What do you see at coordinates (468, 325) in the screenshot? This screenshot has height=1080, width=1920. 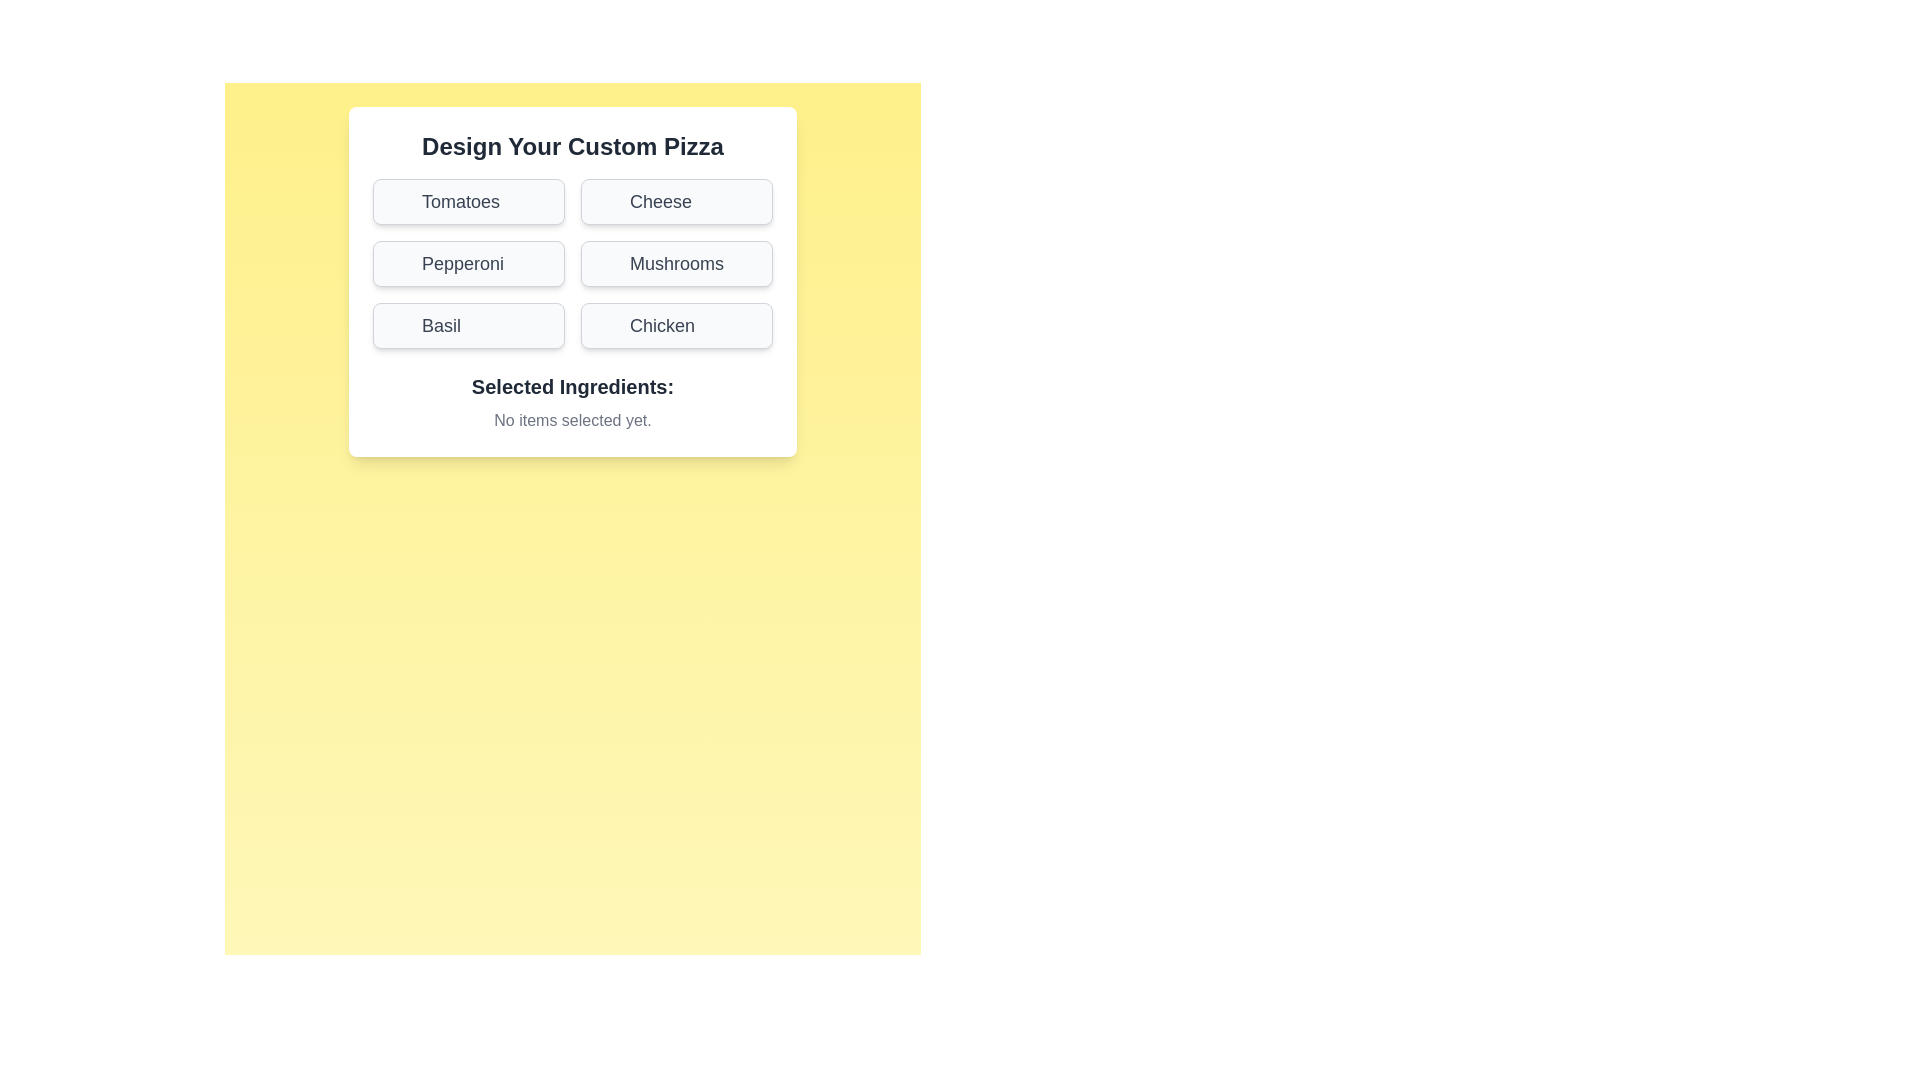 I see `the ingredient button labeled Basil to toggle its selection` at bounding box center [468, 325].